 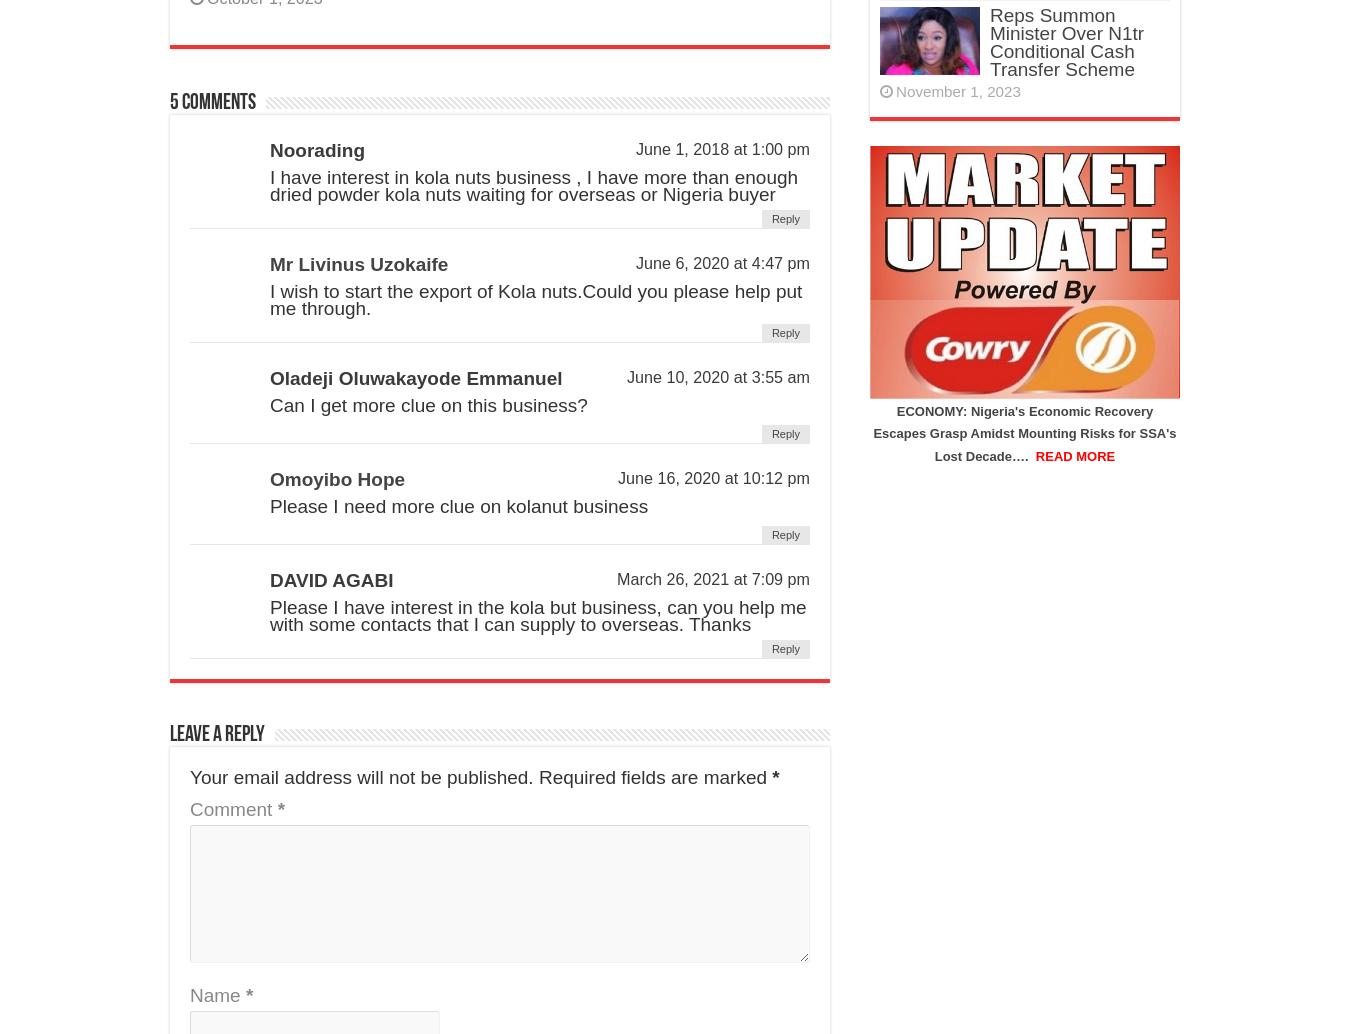 What do you see at coordinates (534, 298) in the screenshot?
I see `'I wish to start  the export of Kola nuts.Could you please help put me through.'` at bounding box center [534, 298].